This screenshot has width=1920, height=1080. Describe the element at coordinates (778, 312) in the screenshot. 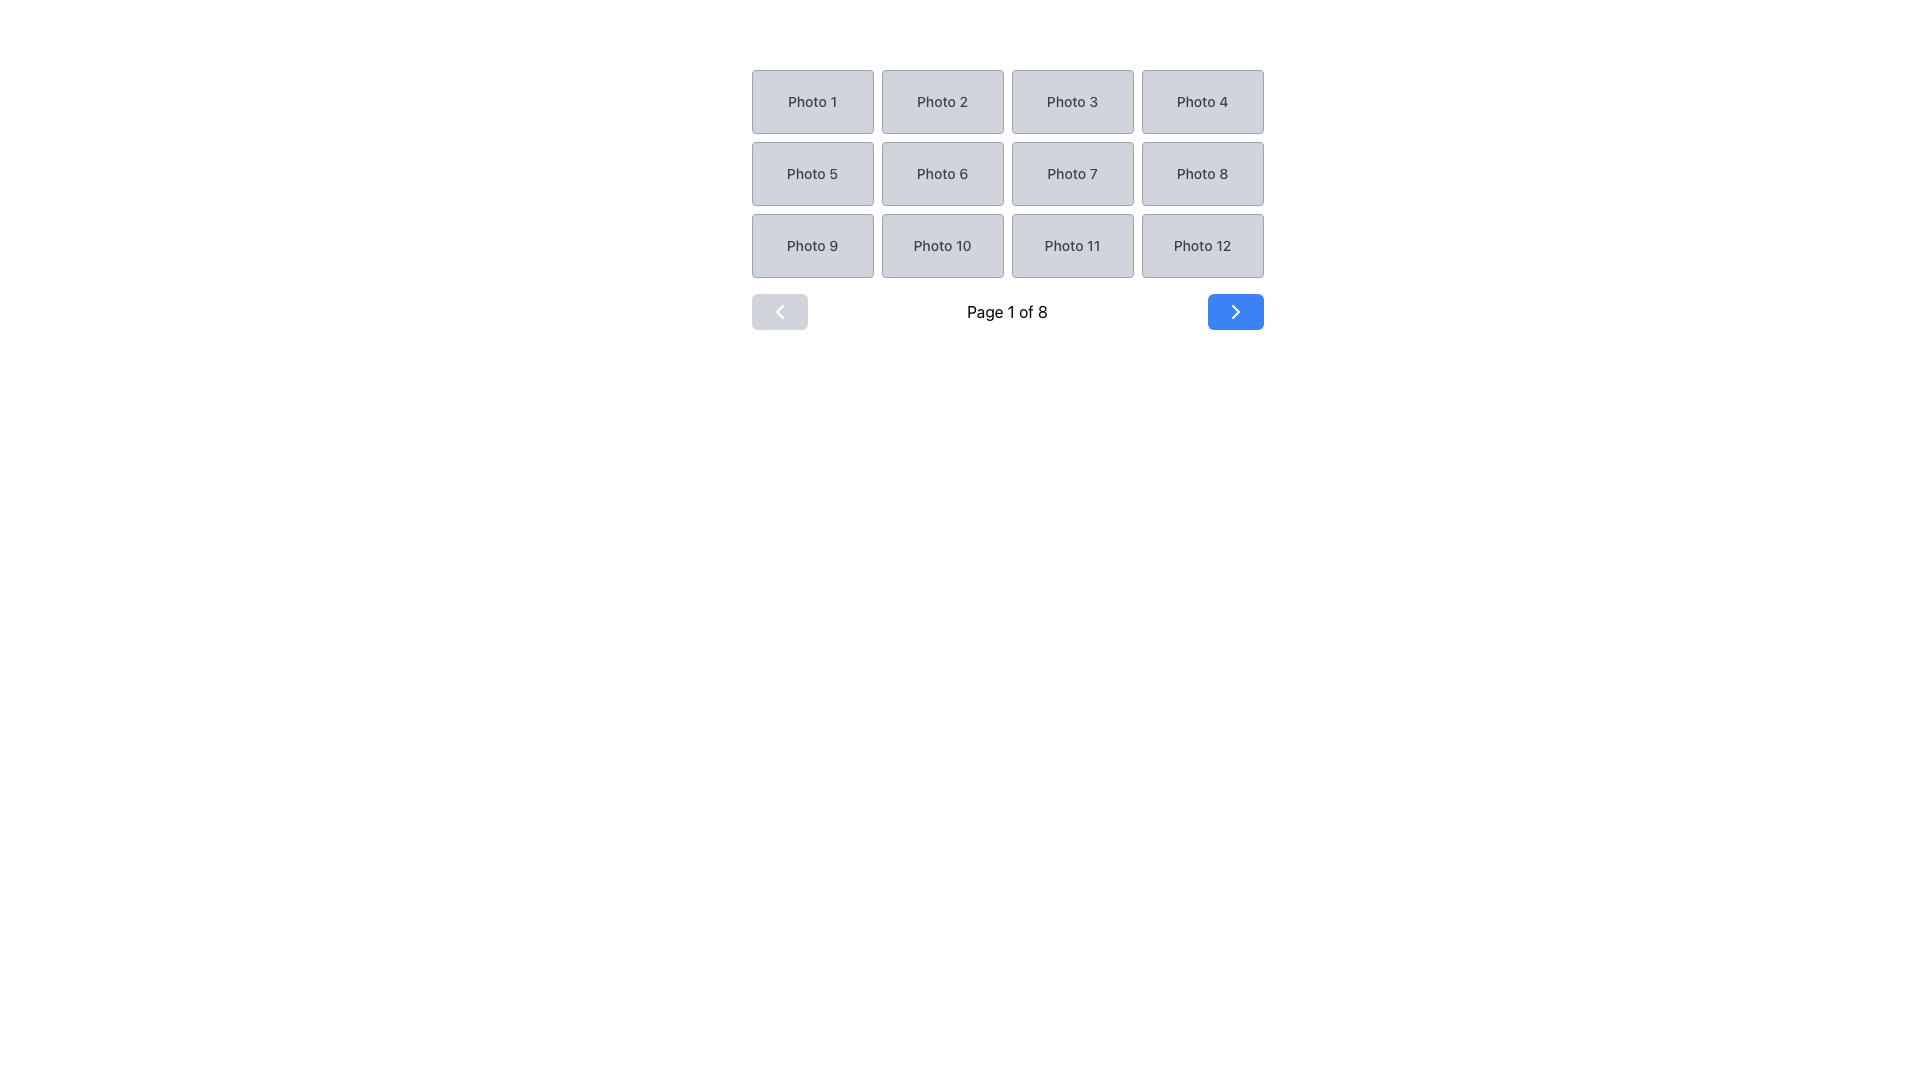

I see `the previous page button located on the bottom-left side of the UI` at that location.